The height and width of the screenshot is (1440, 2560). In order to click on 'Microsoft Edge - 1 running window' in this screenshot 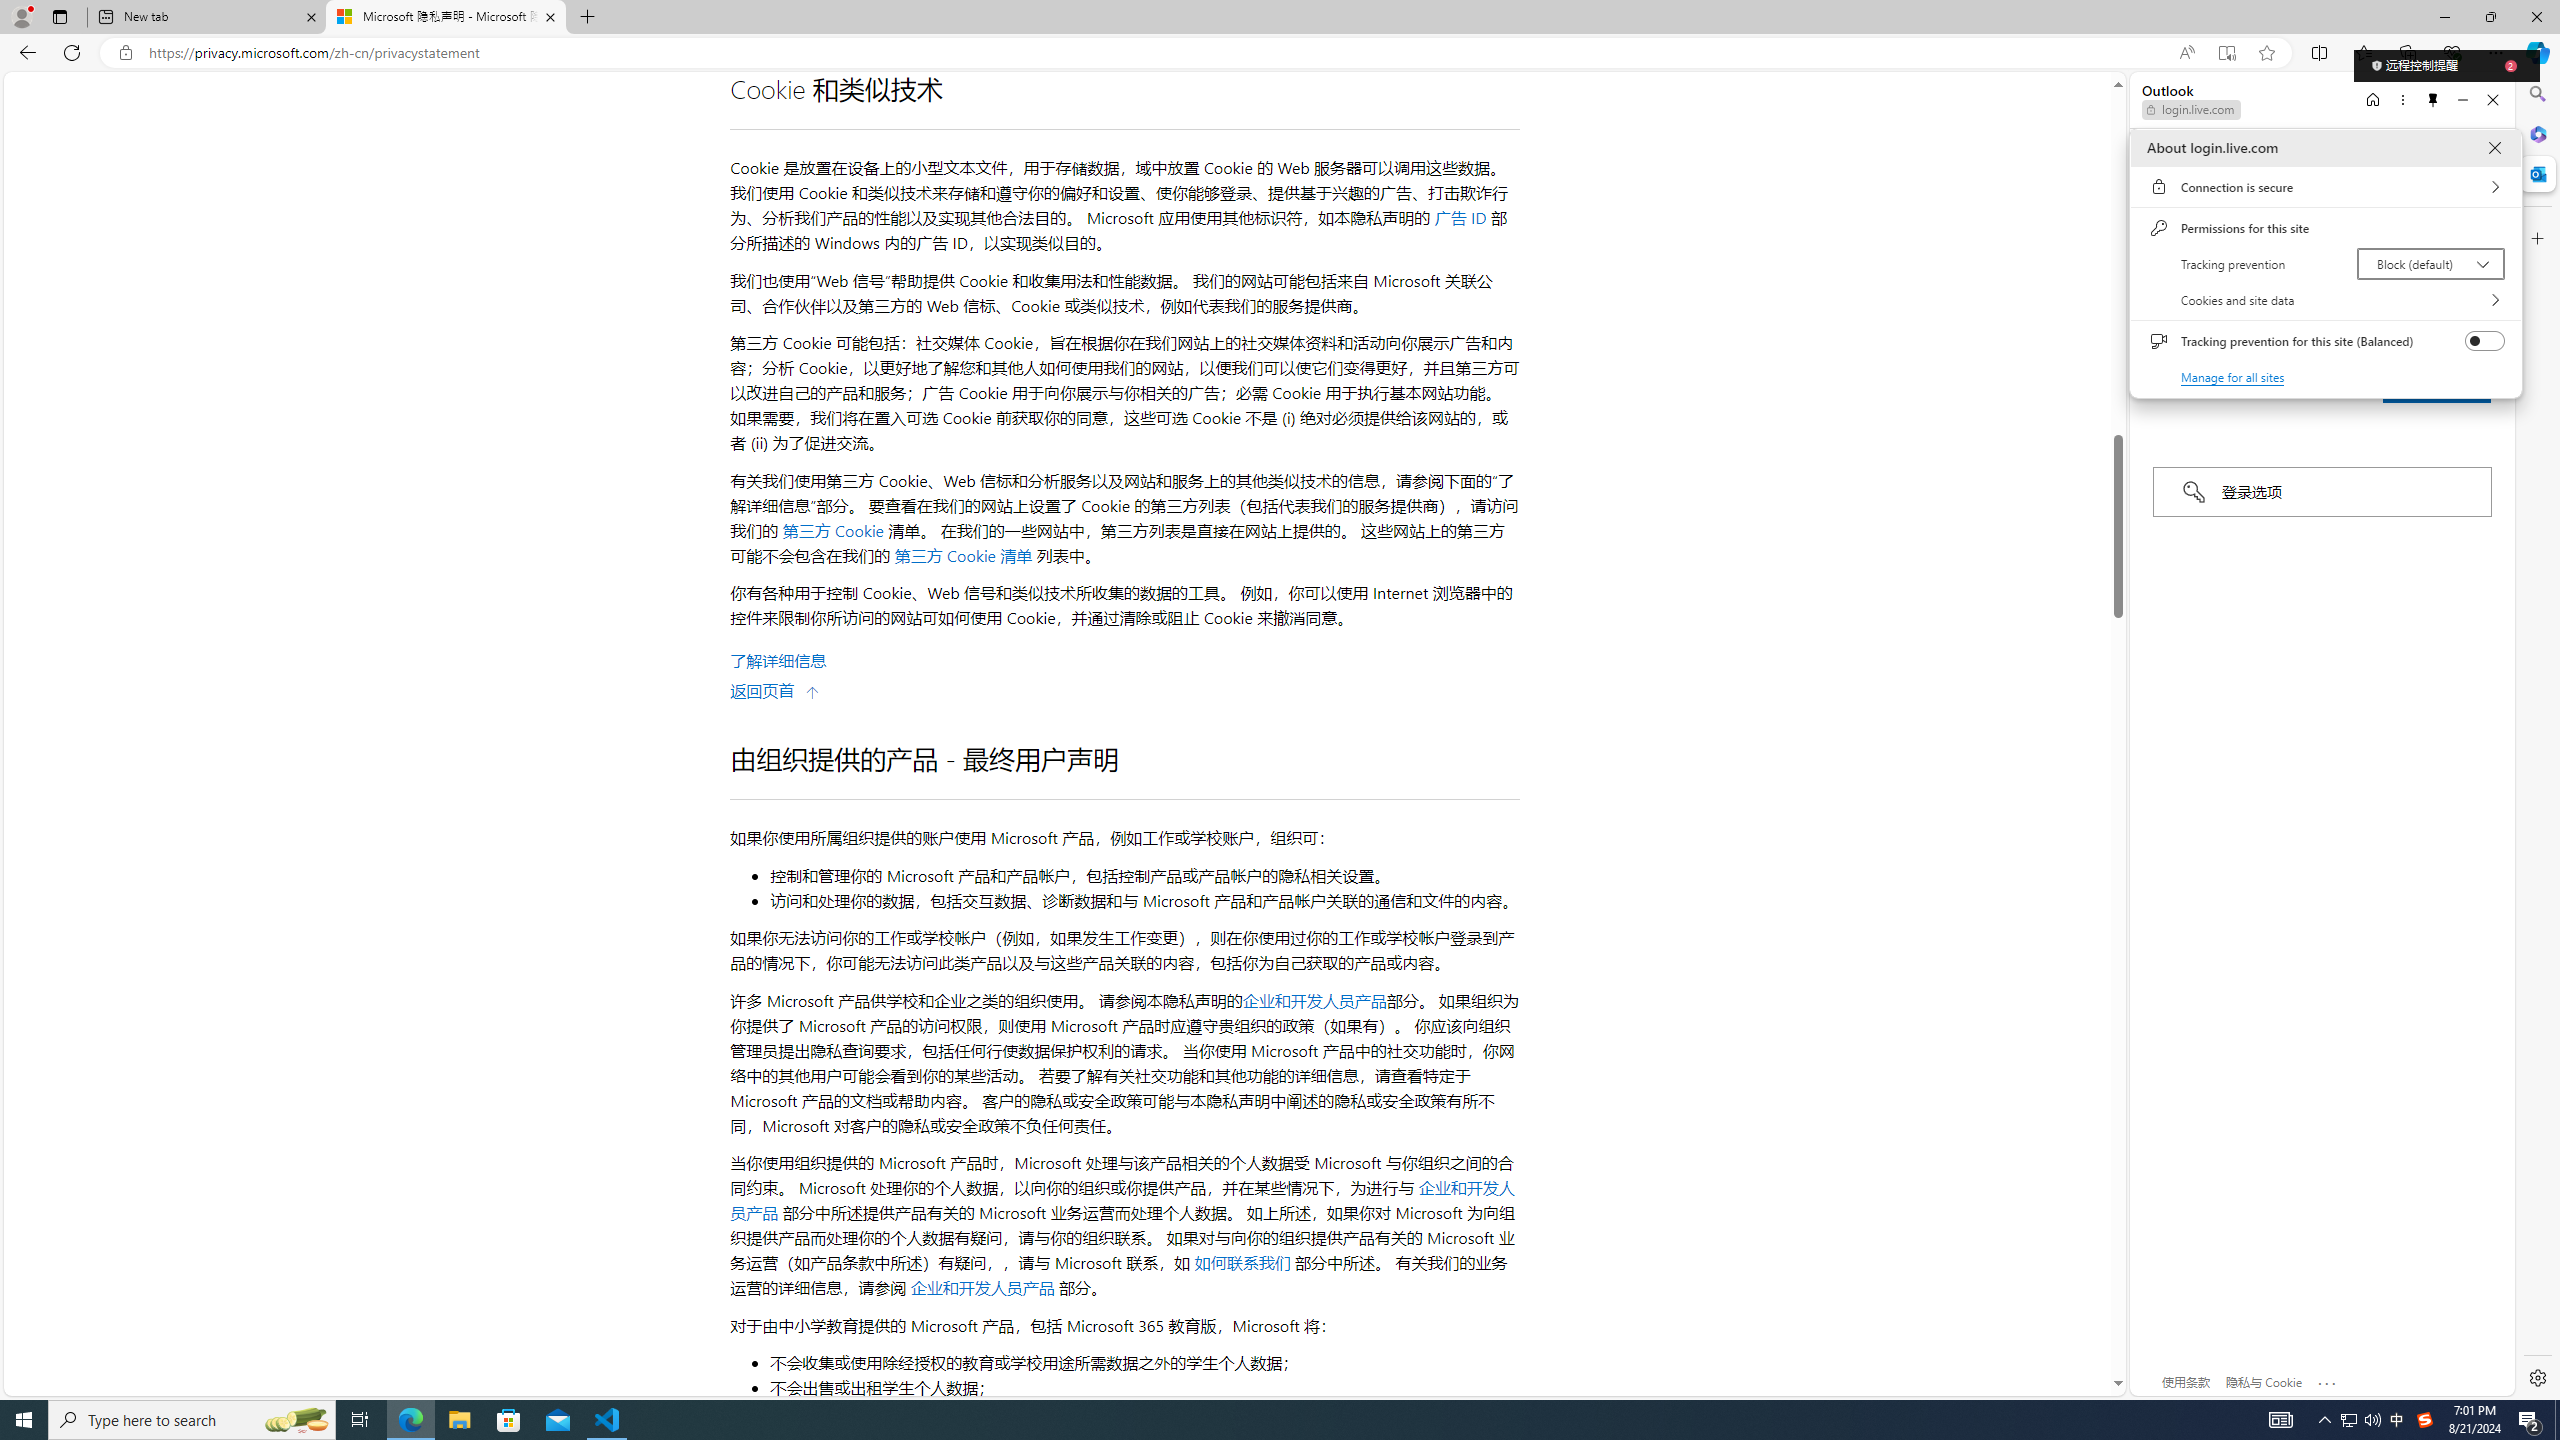, I will do `click(509, 1418)`.